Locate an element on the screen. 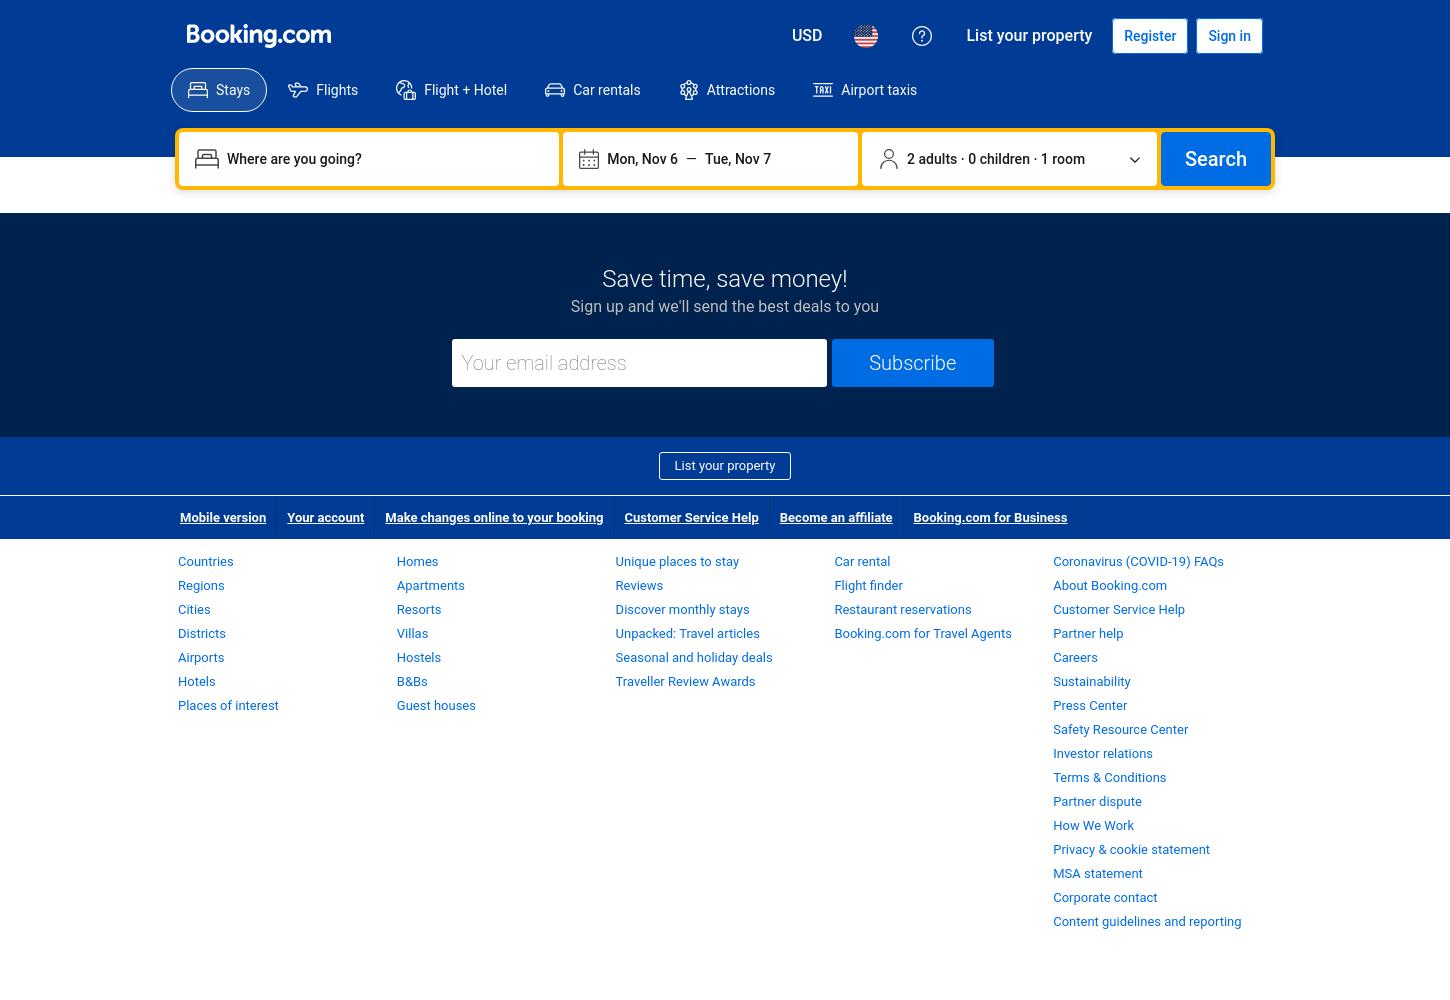  'Customer Service Help' is located at coordinates (1117, 608).